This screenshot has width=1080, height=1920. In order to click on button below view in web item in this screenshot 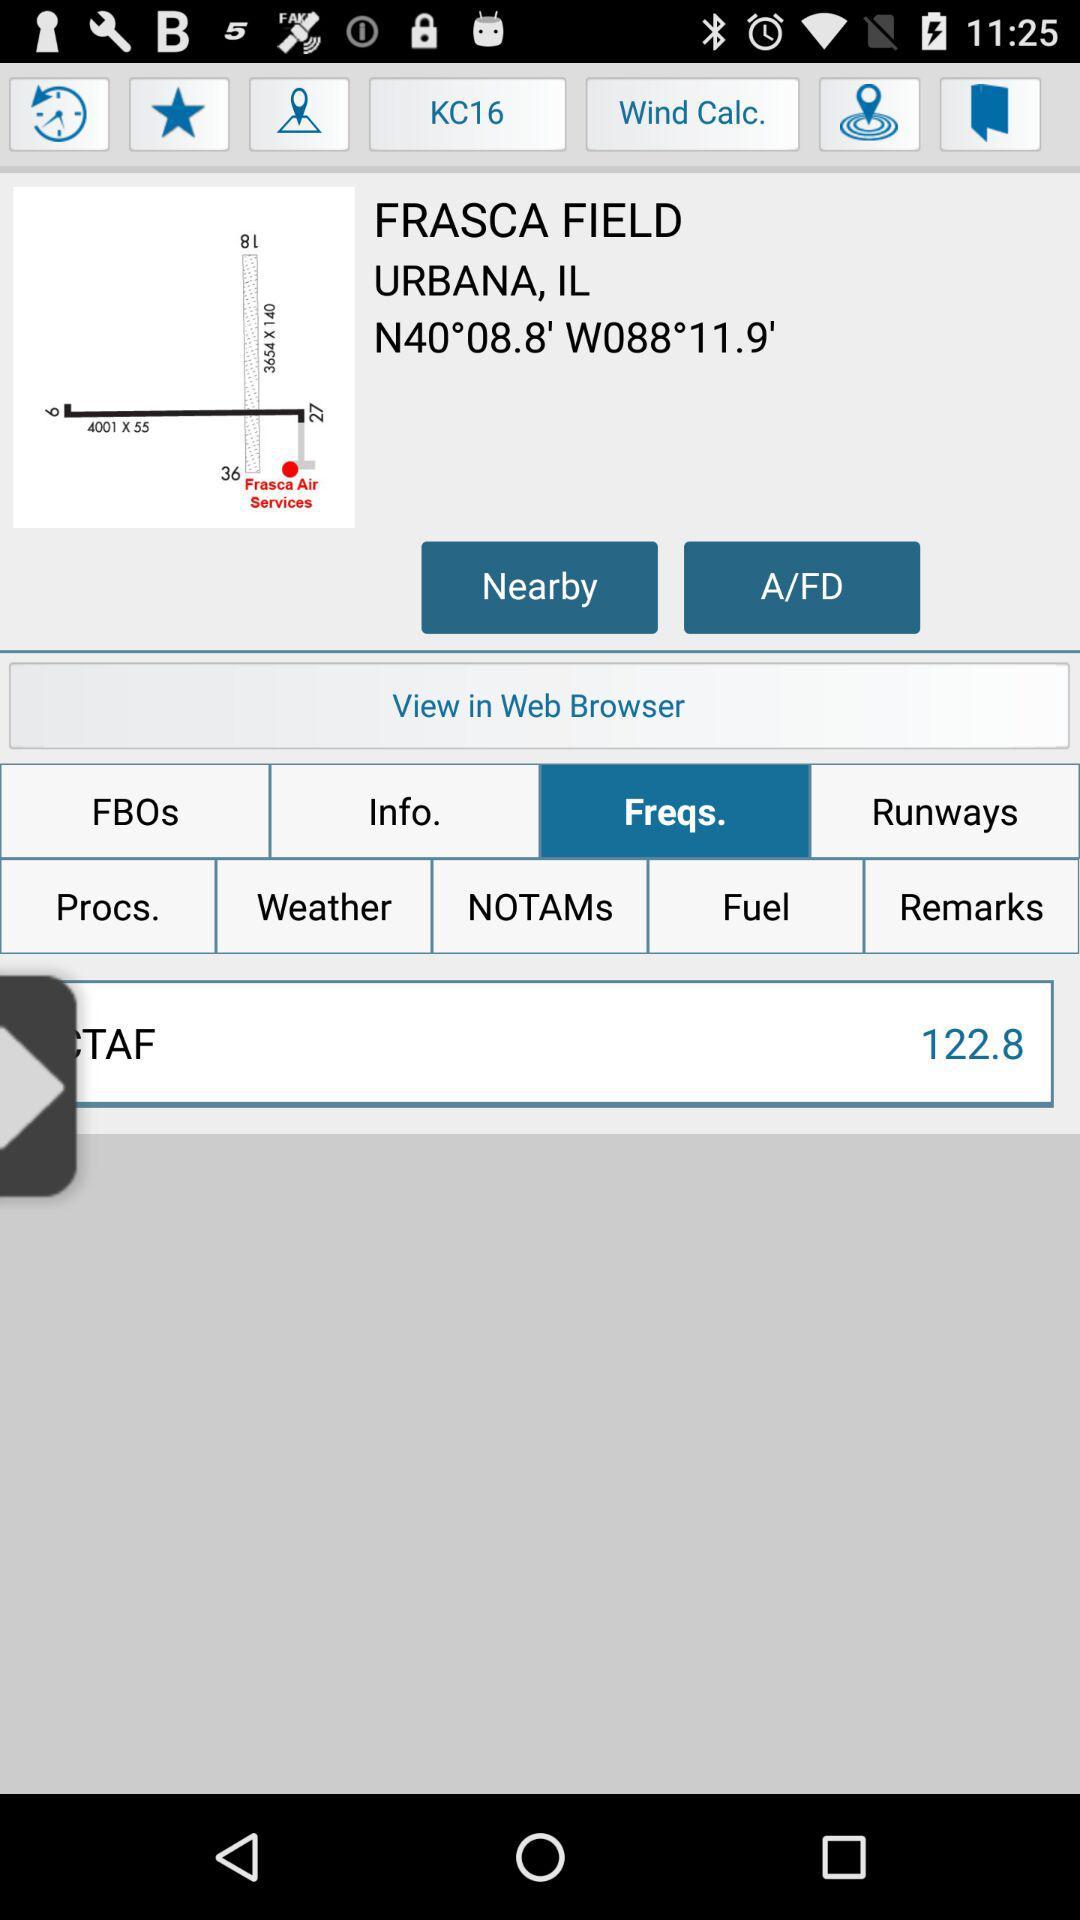, I will do `click(135, 811)`.